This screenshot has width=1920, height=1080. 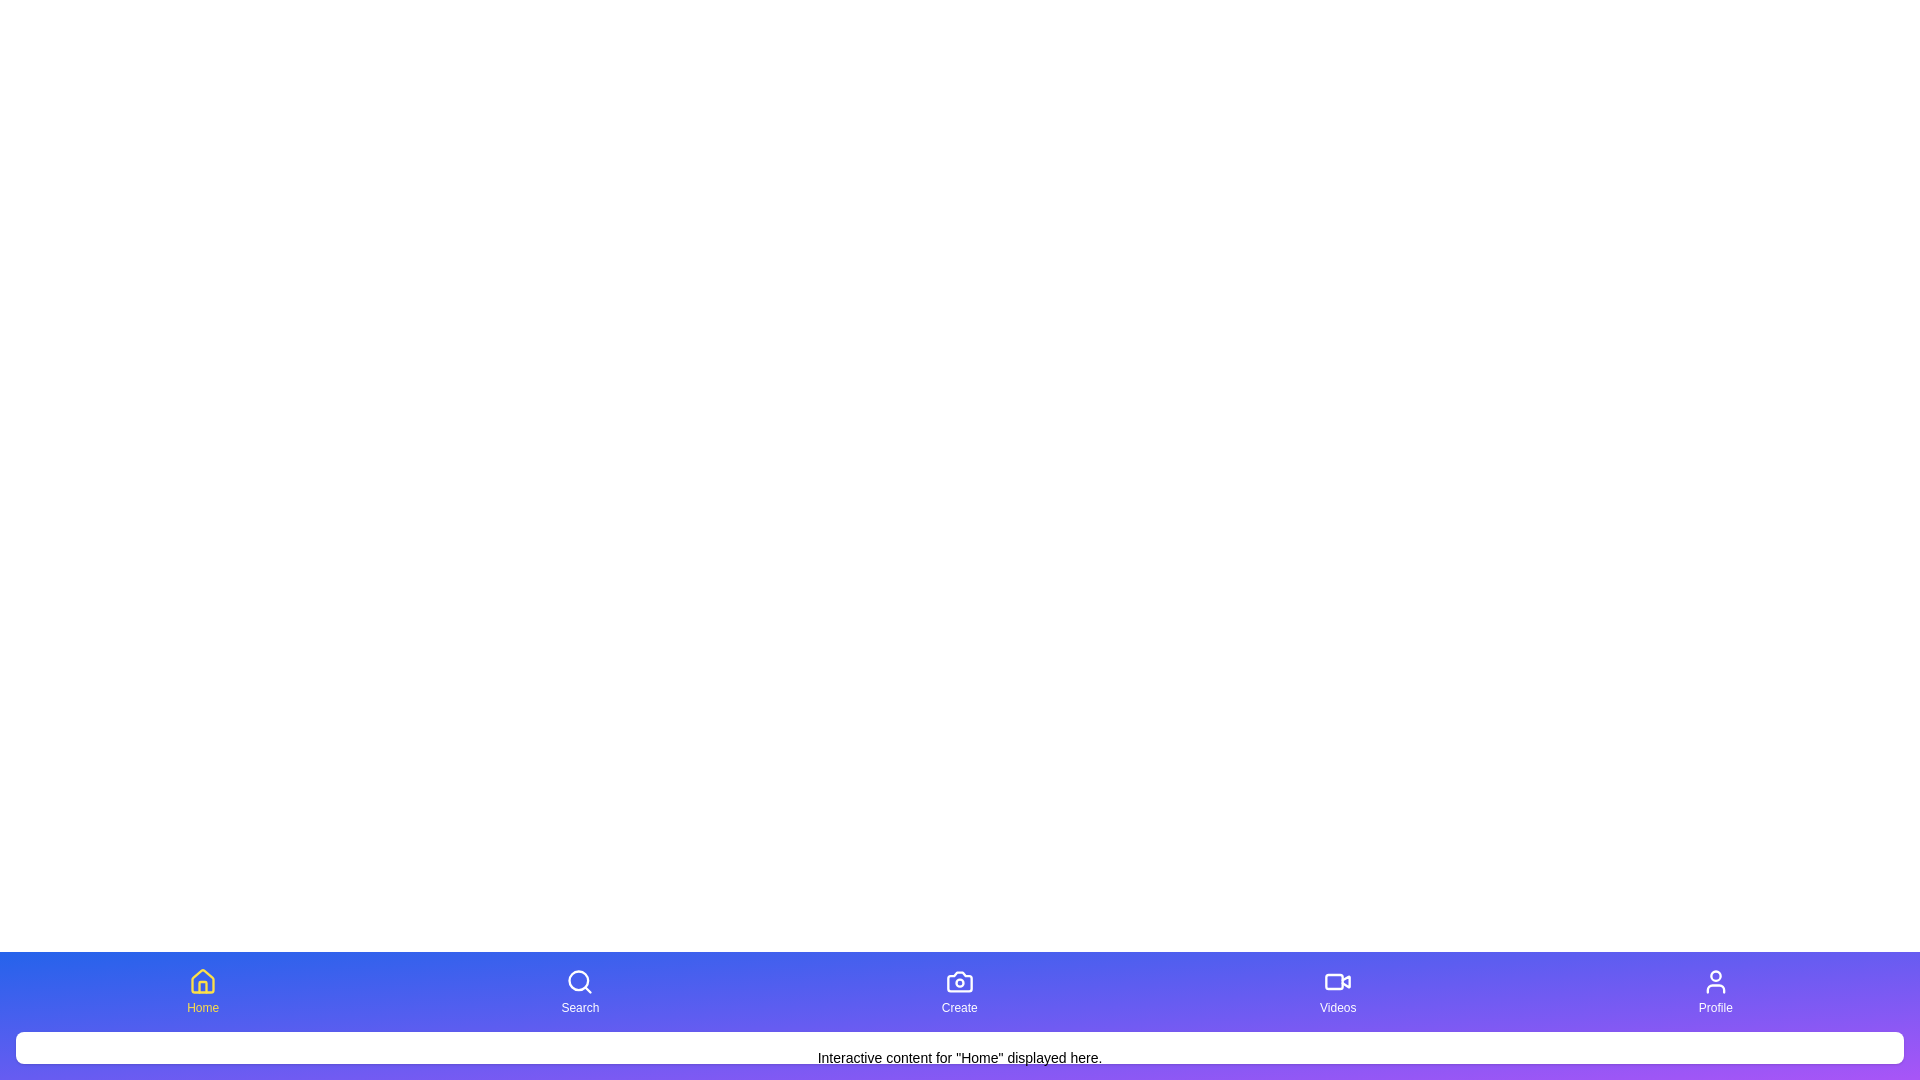 What do you see at coordinates (960, 991) in the screenshot?
I see `the button corresponding to Create` at bounding box center [960, 991].